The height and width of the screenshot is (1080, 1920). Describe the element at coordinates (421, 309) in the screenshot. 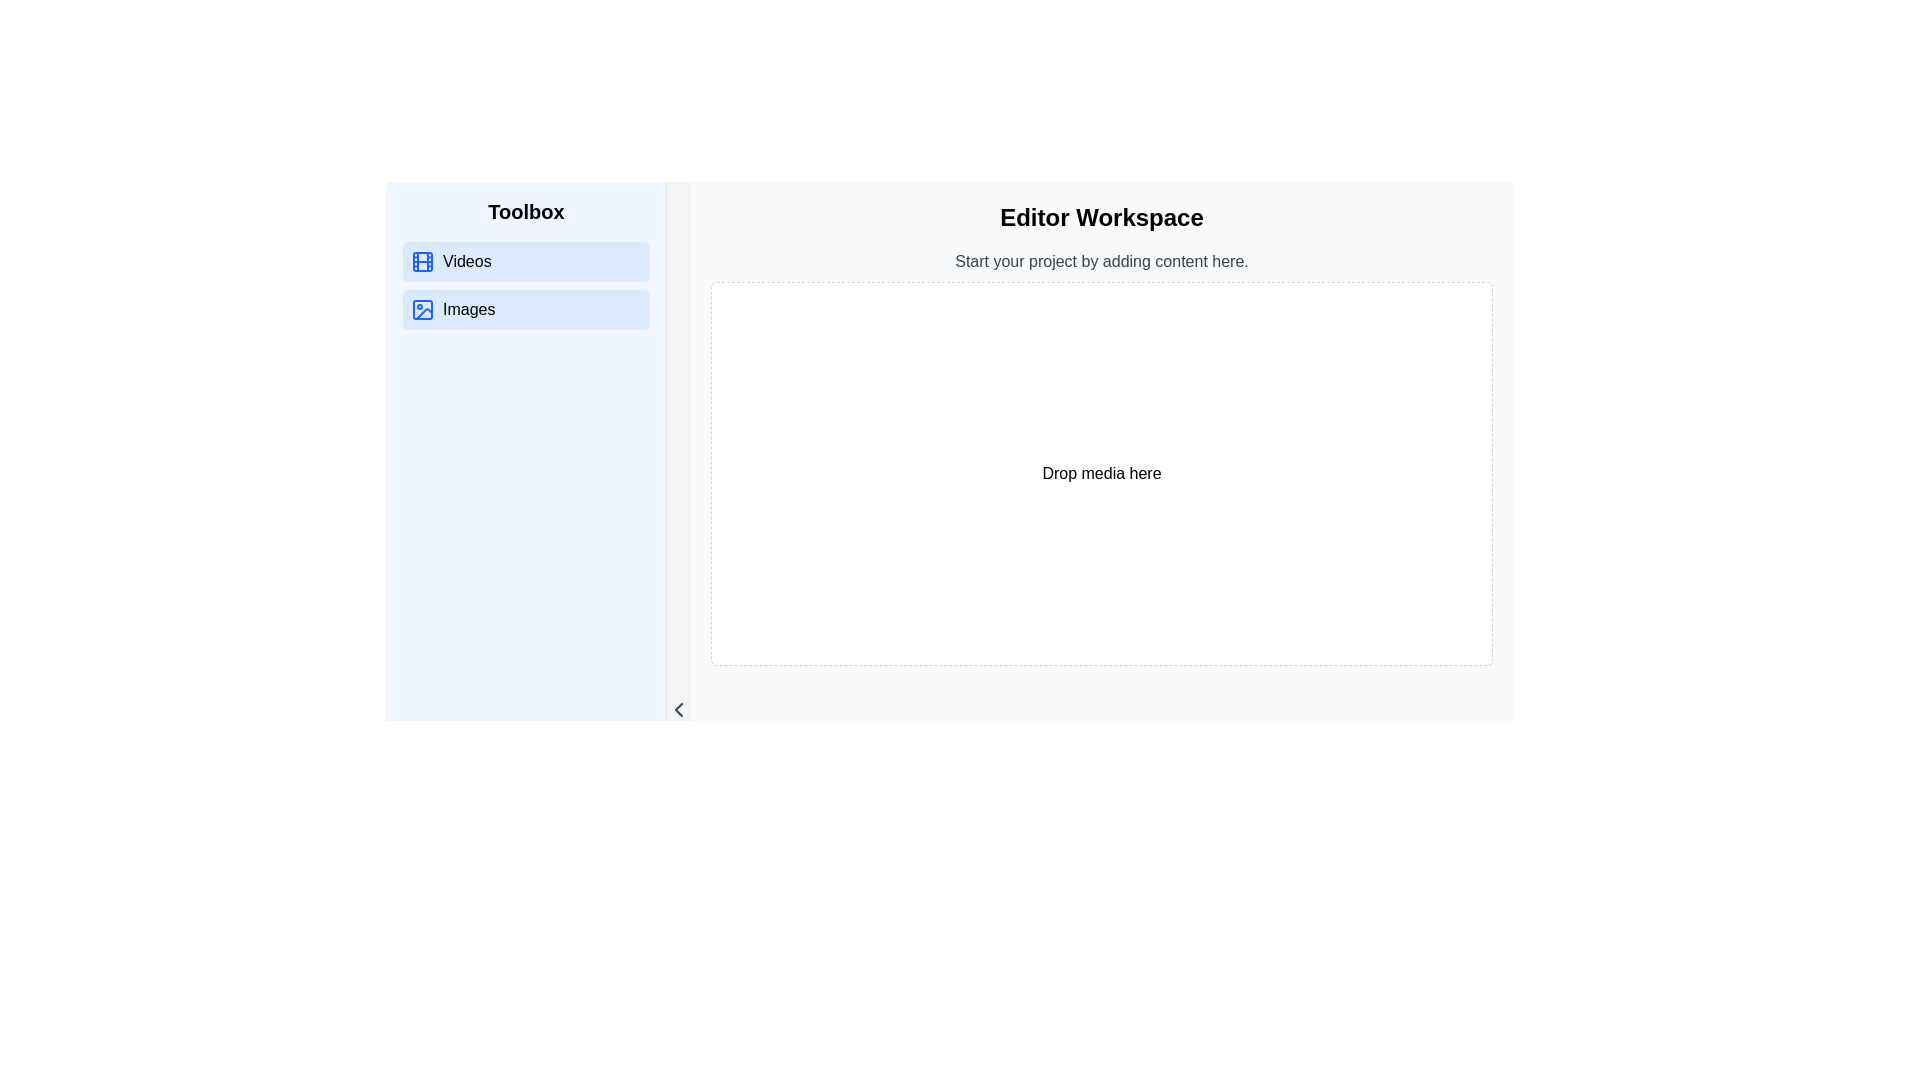

I see `the blue picture frame icon located in the left navigation section, which is part of the button containing the text 'Images'` at that location.